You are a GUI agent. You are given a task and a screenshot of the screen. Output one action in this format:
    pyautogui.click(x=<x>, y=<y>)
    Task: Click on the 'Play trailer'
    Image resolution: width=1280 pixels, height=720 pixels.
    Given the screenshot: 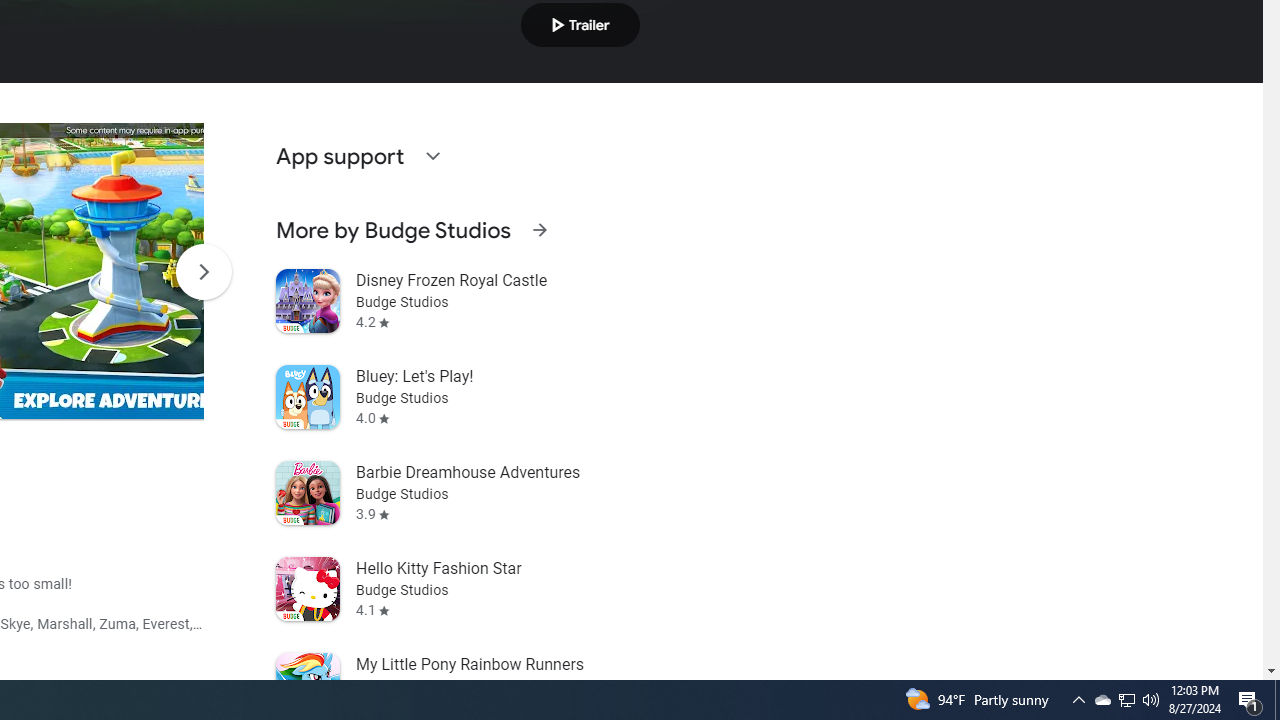 What is the action you would take?
    pyautogui.click(x=579, y=24)
    